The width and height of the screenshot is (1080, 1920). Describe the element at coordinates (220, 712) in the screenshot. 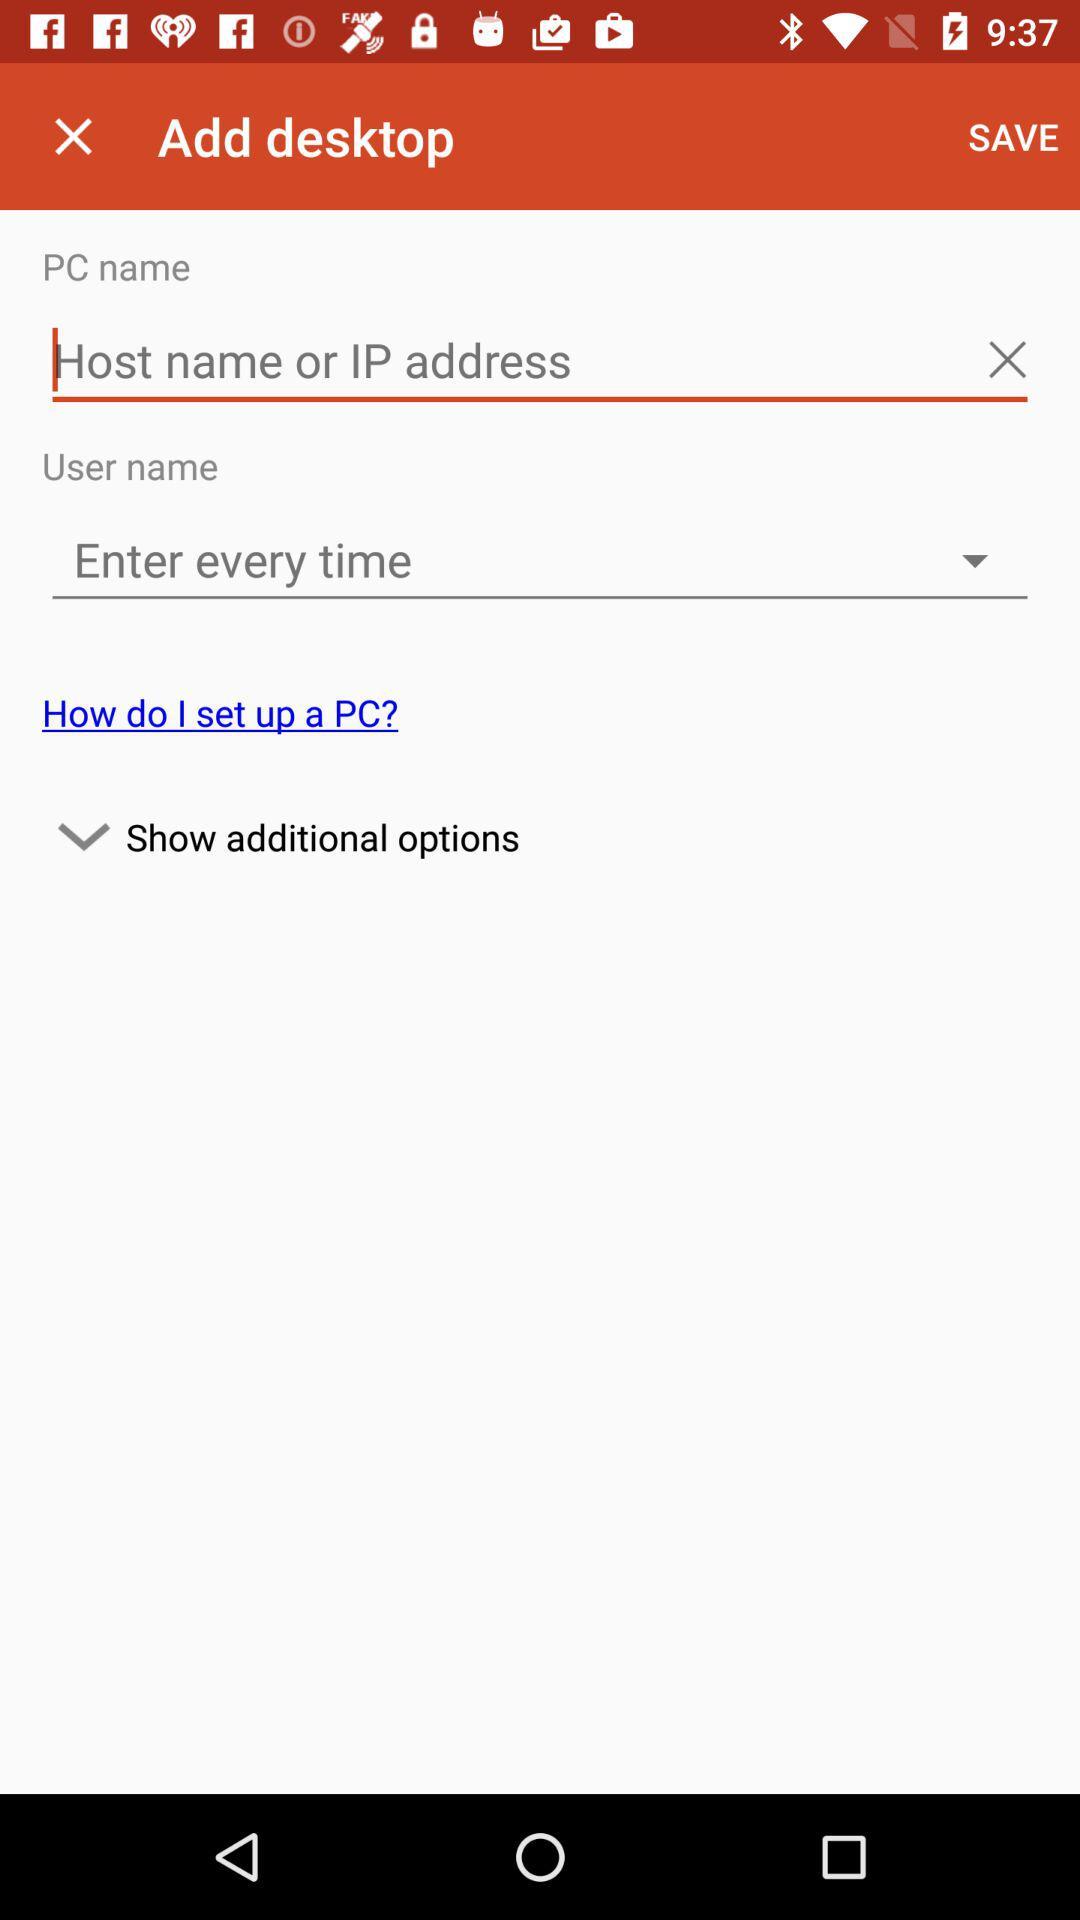

I see `the how do i on the left` at that location.